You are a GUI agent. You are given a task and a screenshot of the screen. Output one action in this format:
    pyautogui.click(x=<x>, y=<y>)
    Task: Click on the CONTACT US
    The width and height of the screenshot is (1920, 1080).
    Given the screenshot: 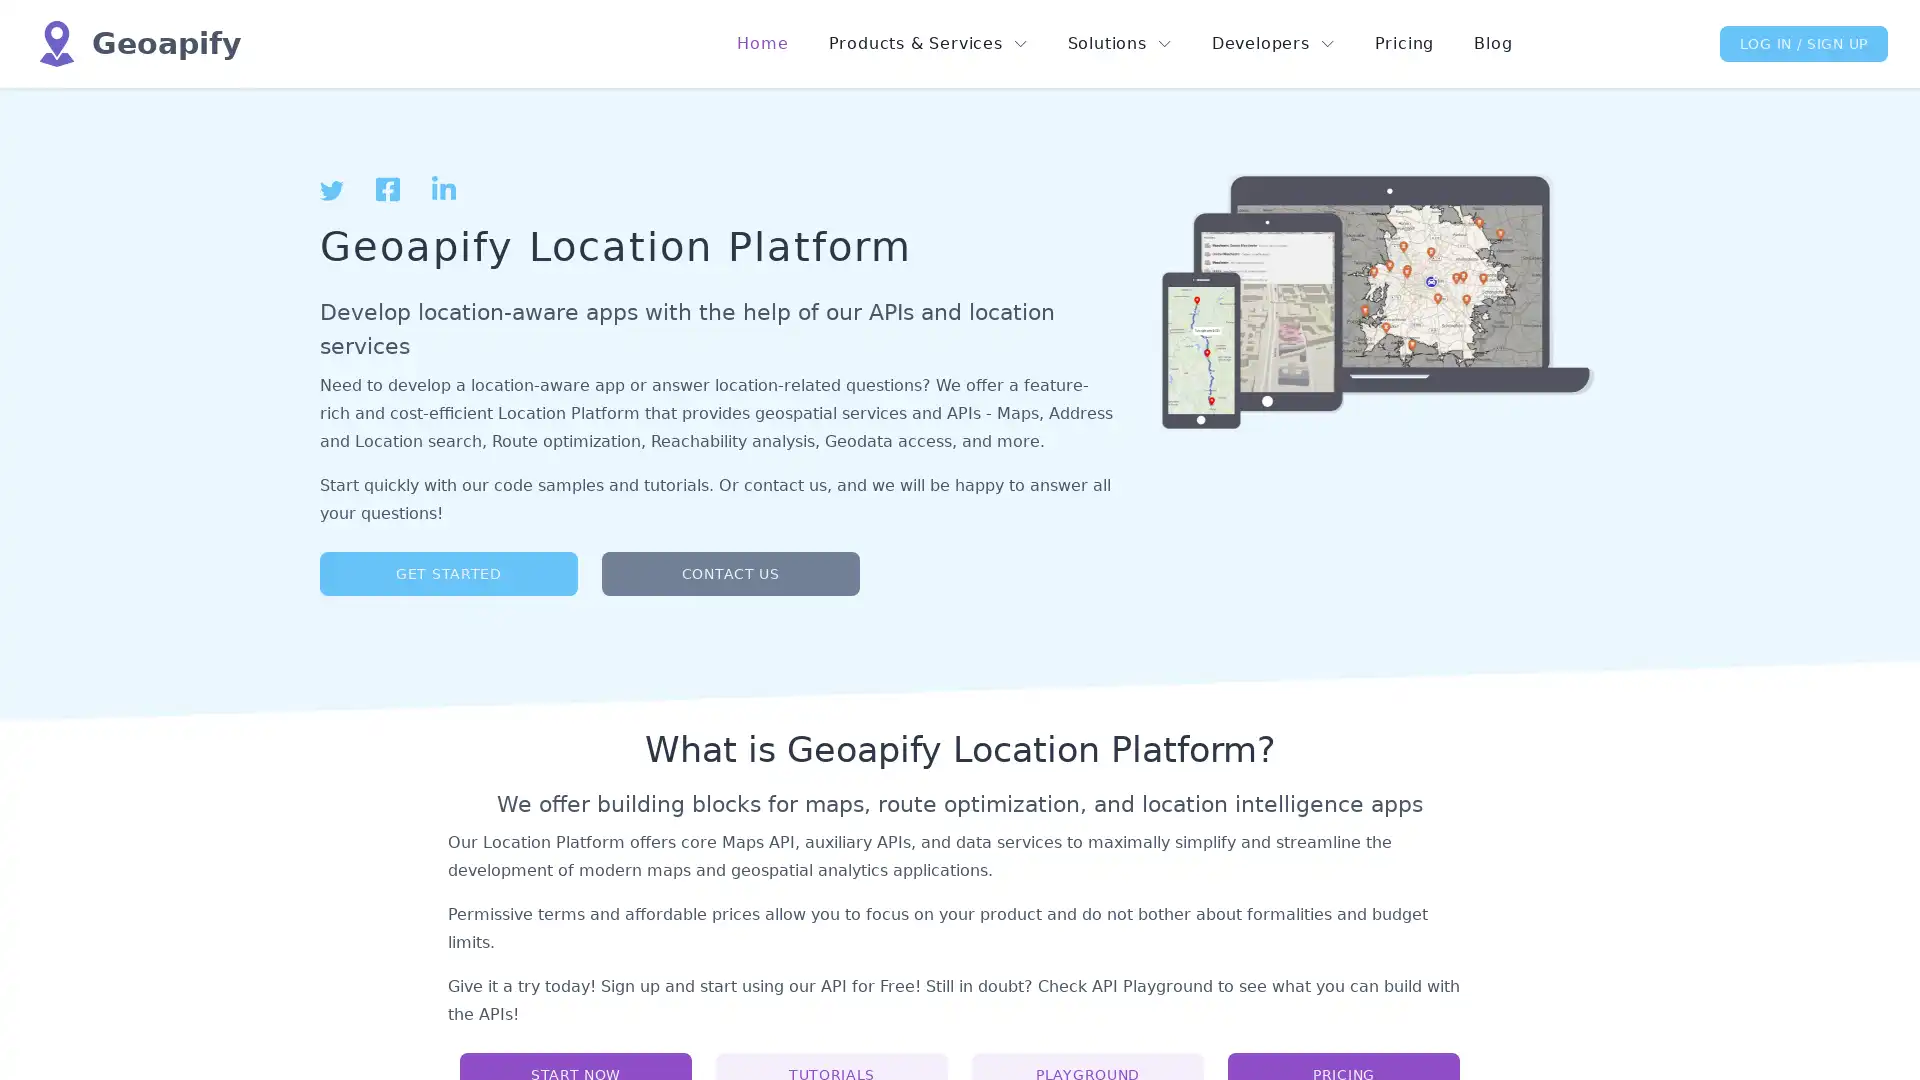 What is the action you would take?
    pyautogui.click(x=728, y=573)
    